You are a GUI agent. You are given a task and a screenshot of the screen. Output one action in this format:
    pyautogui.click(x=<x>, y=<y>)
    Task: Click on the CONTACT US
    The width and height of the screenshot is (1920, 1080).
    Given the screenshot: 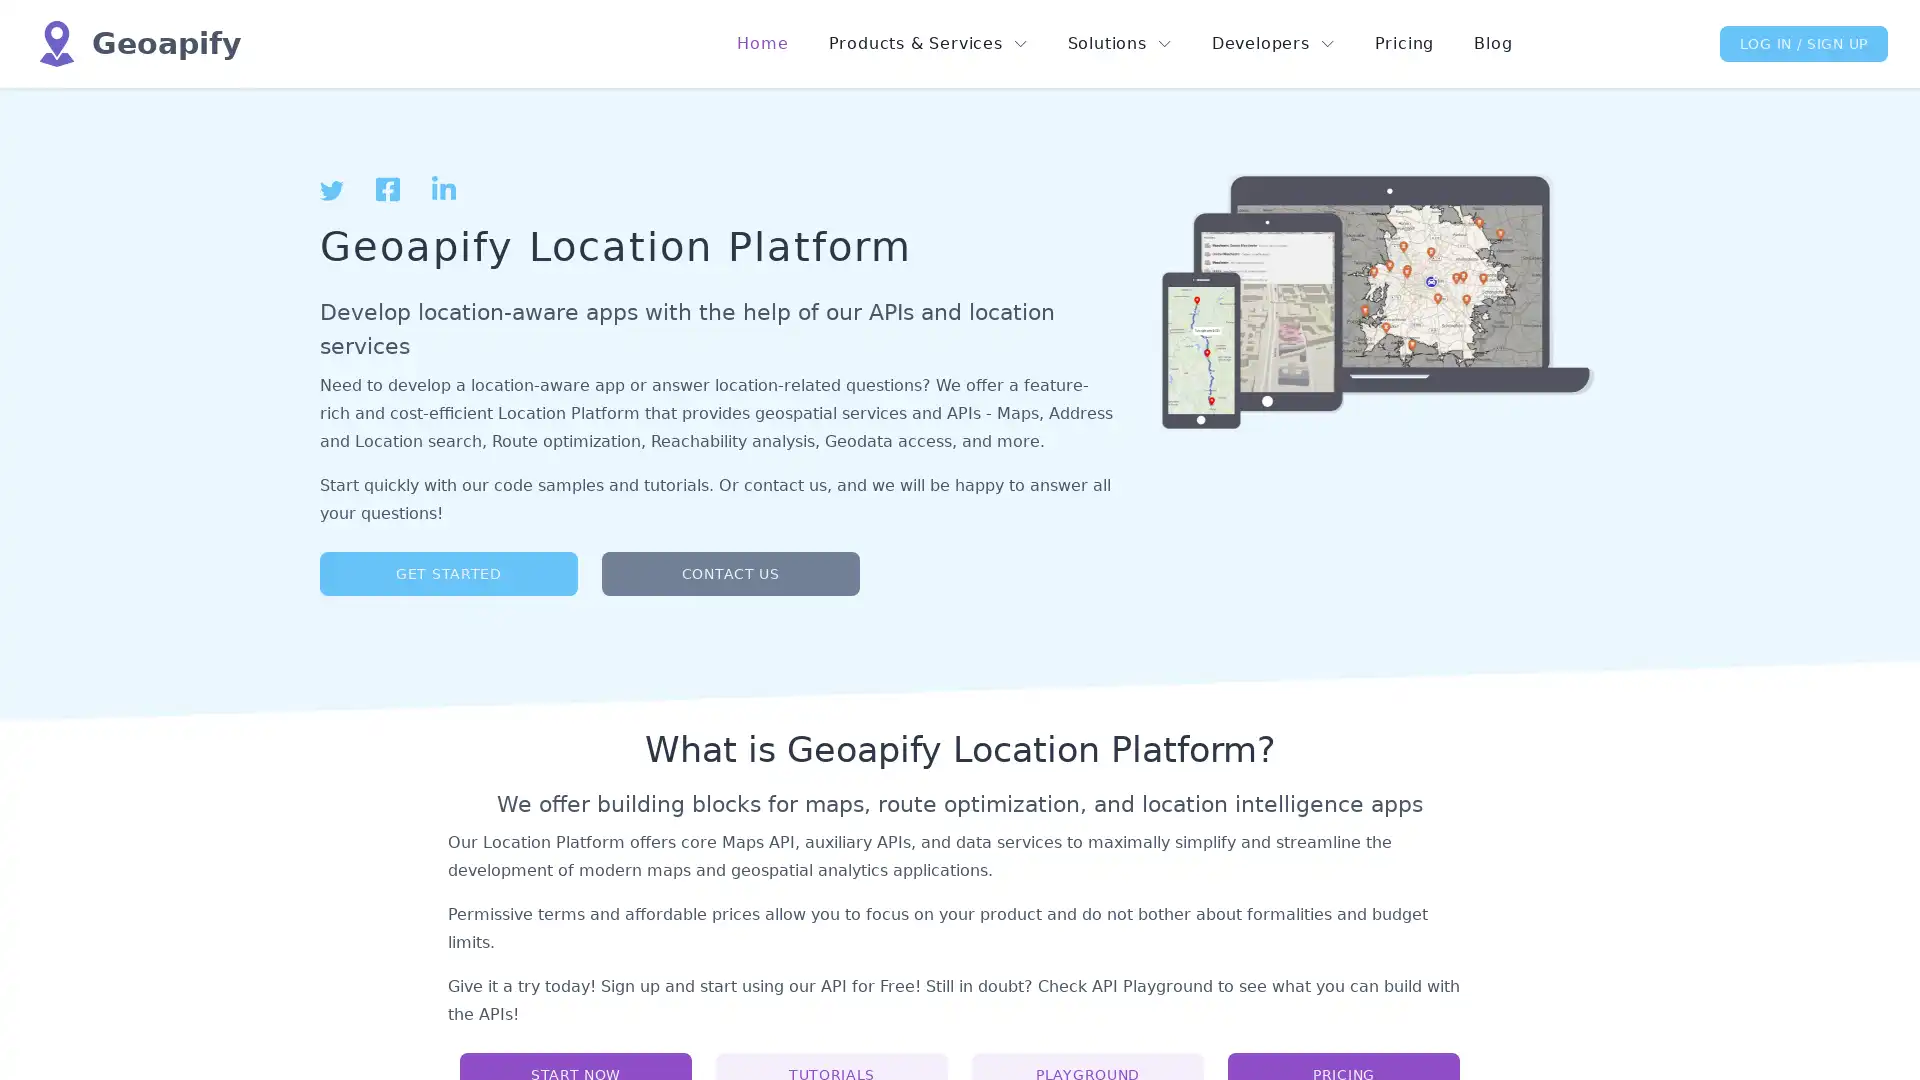 What is the action you would take?
    pyautogui.click(x=728, y=573)
    